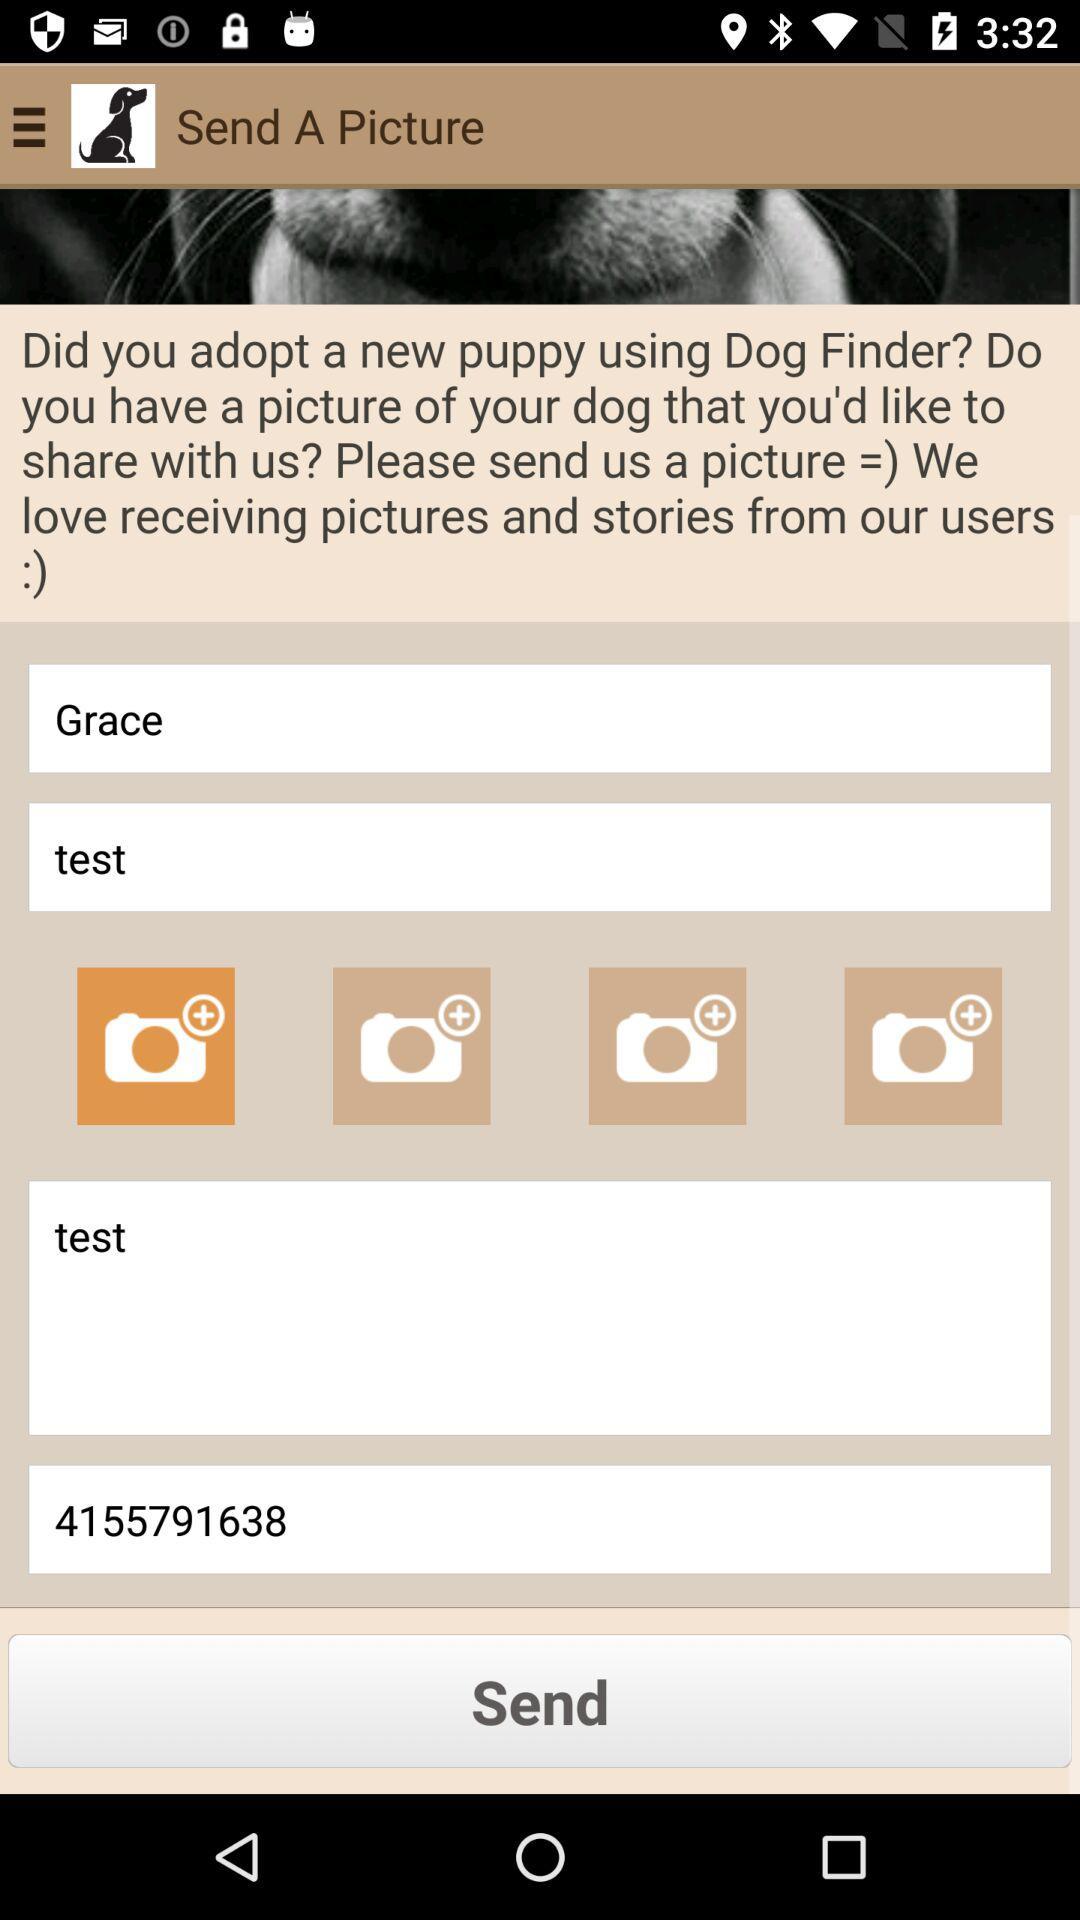  Describe the element at coordinates (411, 1045) in the screenshot. I see `the second camera button of the page` at that location.